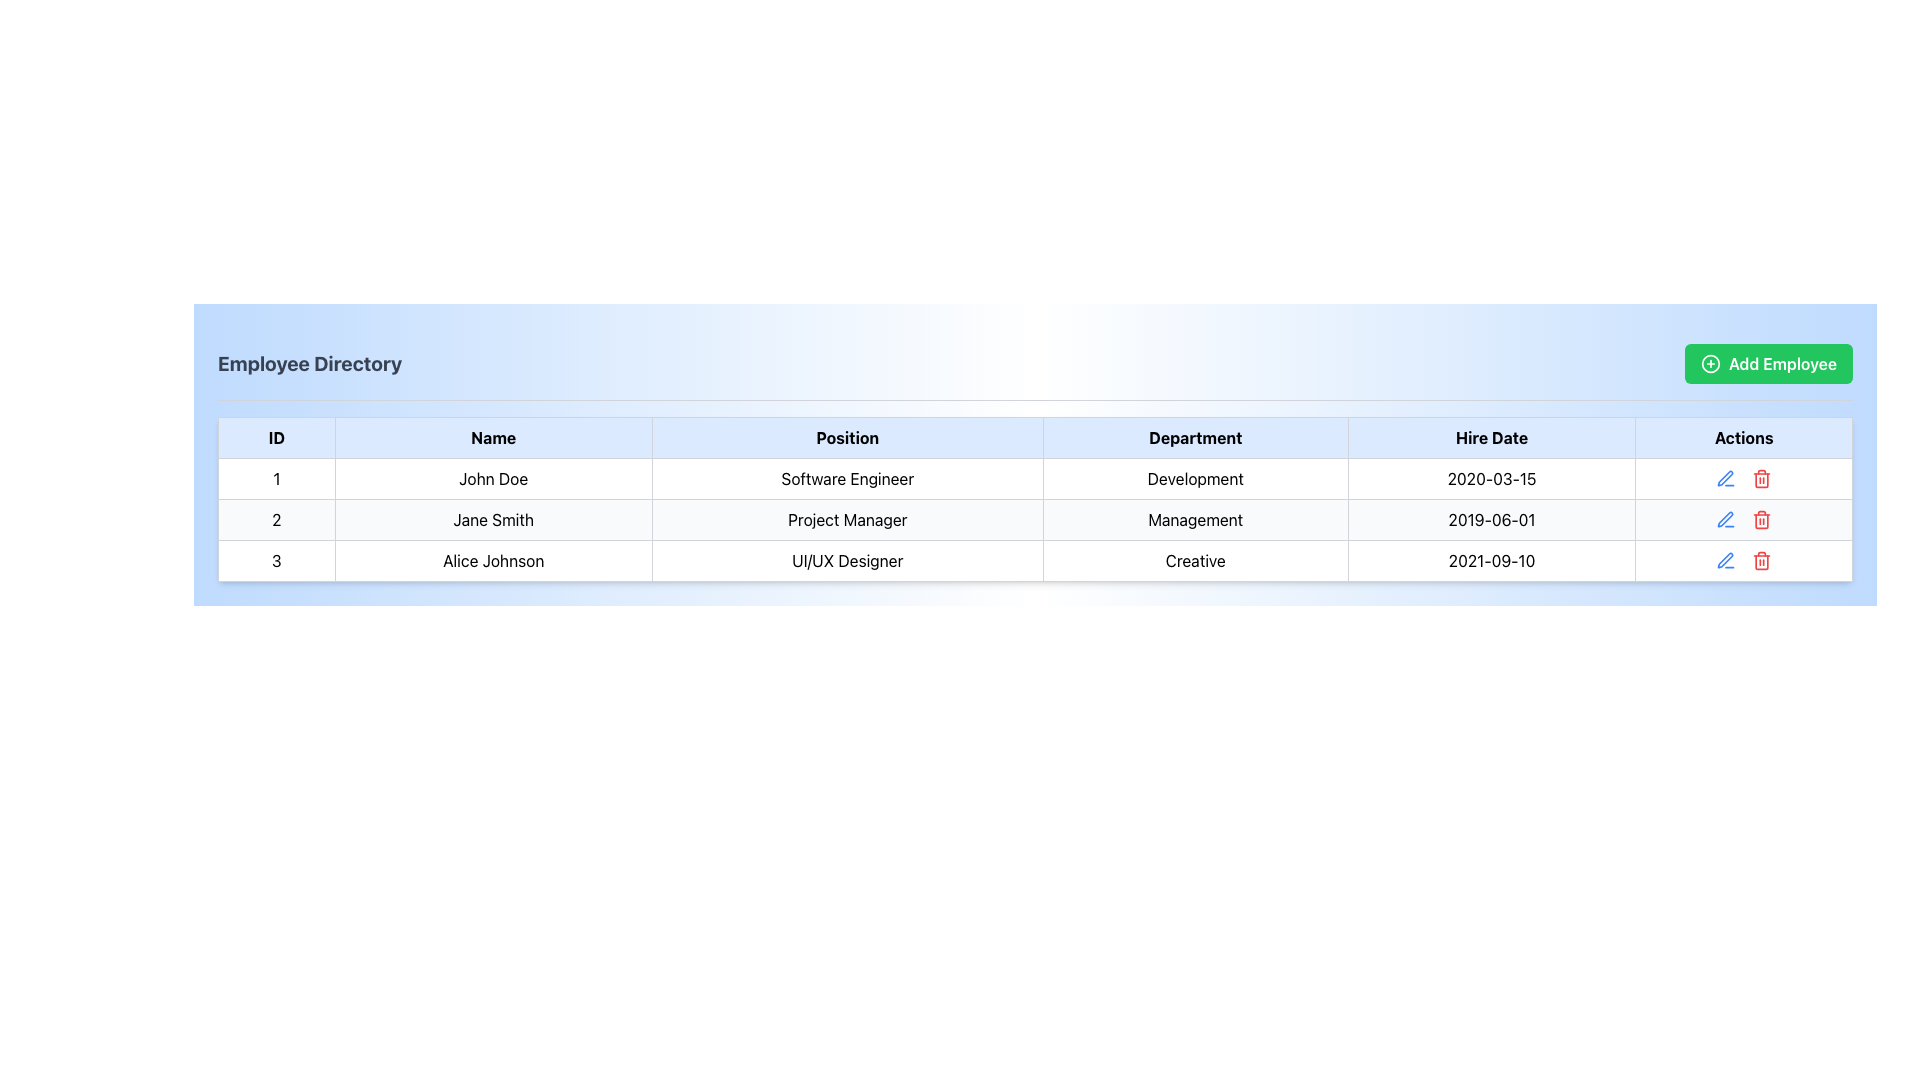 The height and width of the screenshot is (1080, 1920). What do you see at coordinates (1492, 519) in the screenshot?
I see `the Text Display that shows the hire date of employee 'Jane Smith' located in the fifth column of the second row under the 'Hire Date' column` at bounding box center [1492, 519].